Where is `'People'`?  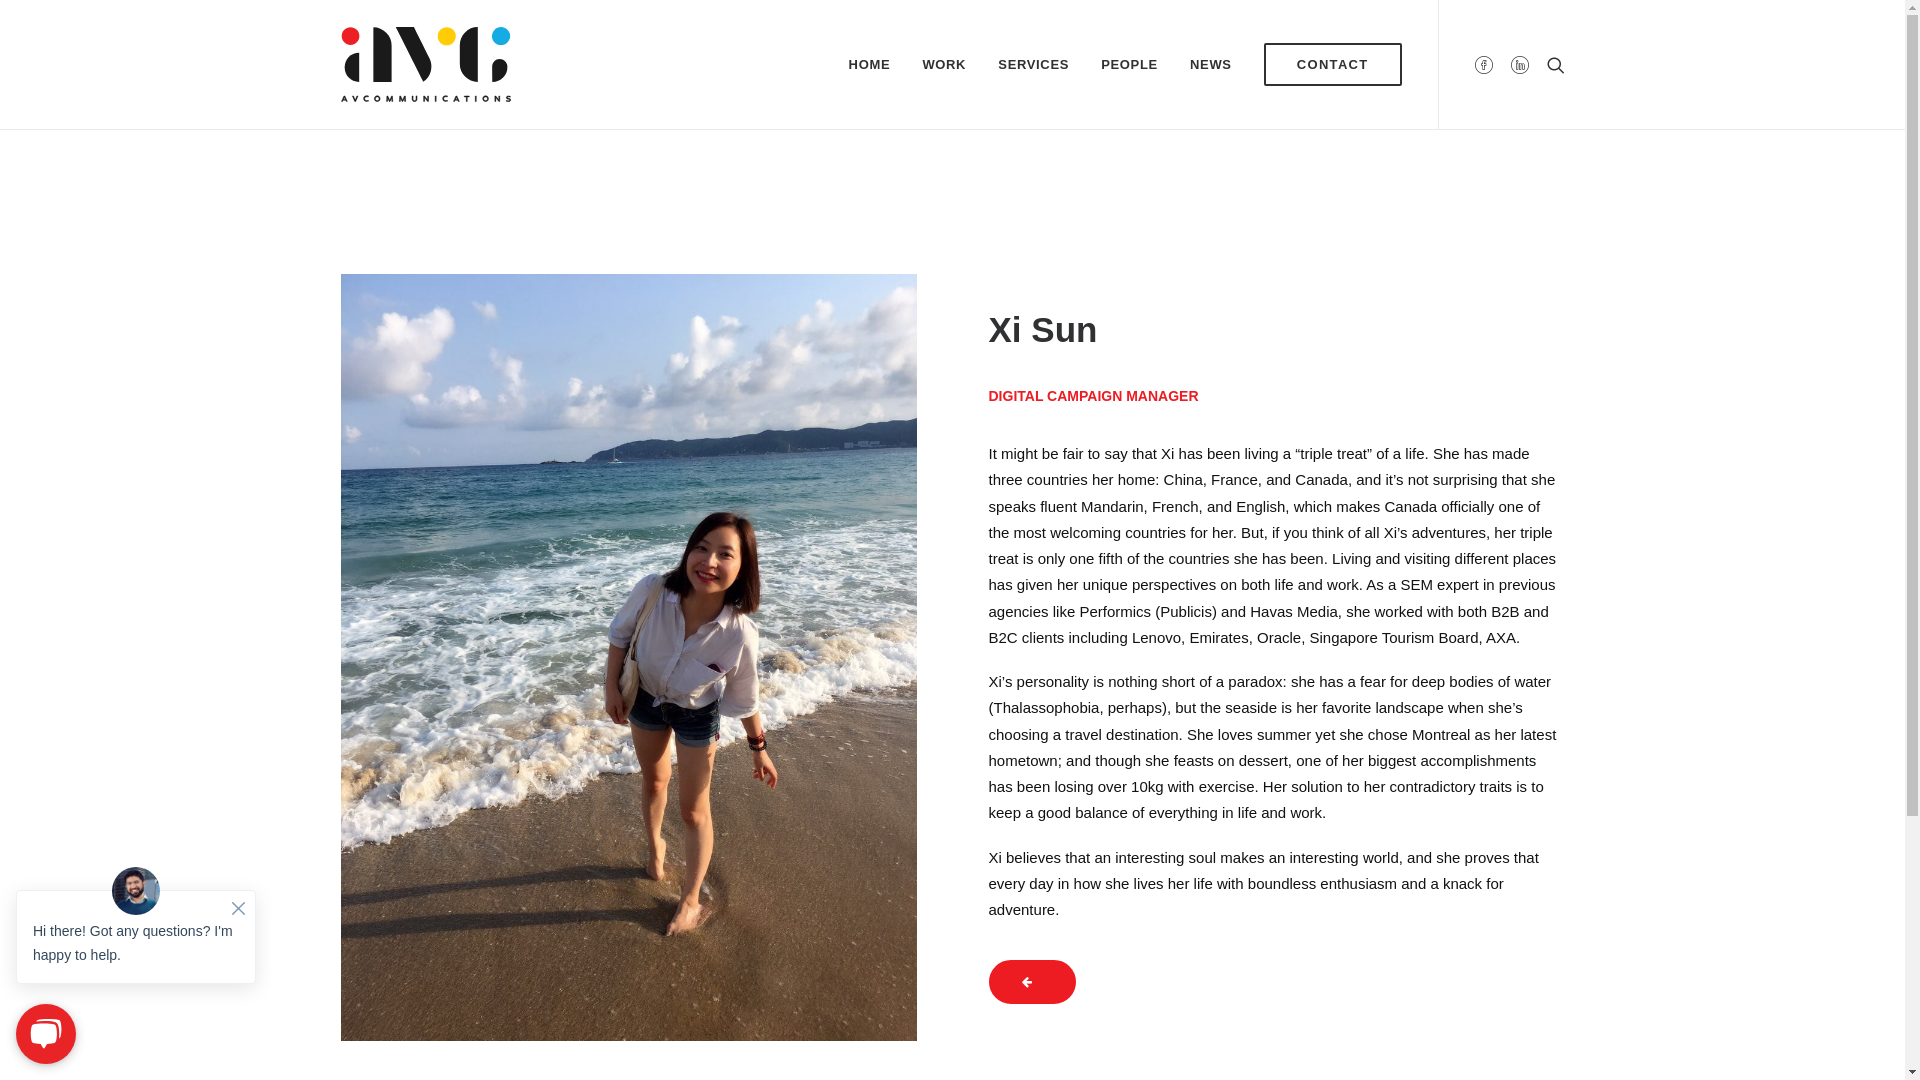 'People' is located at coordinates (1031, 981).